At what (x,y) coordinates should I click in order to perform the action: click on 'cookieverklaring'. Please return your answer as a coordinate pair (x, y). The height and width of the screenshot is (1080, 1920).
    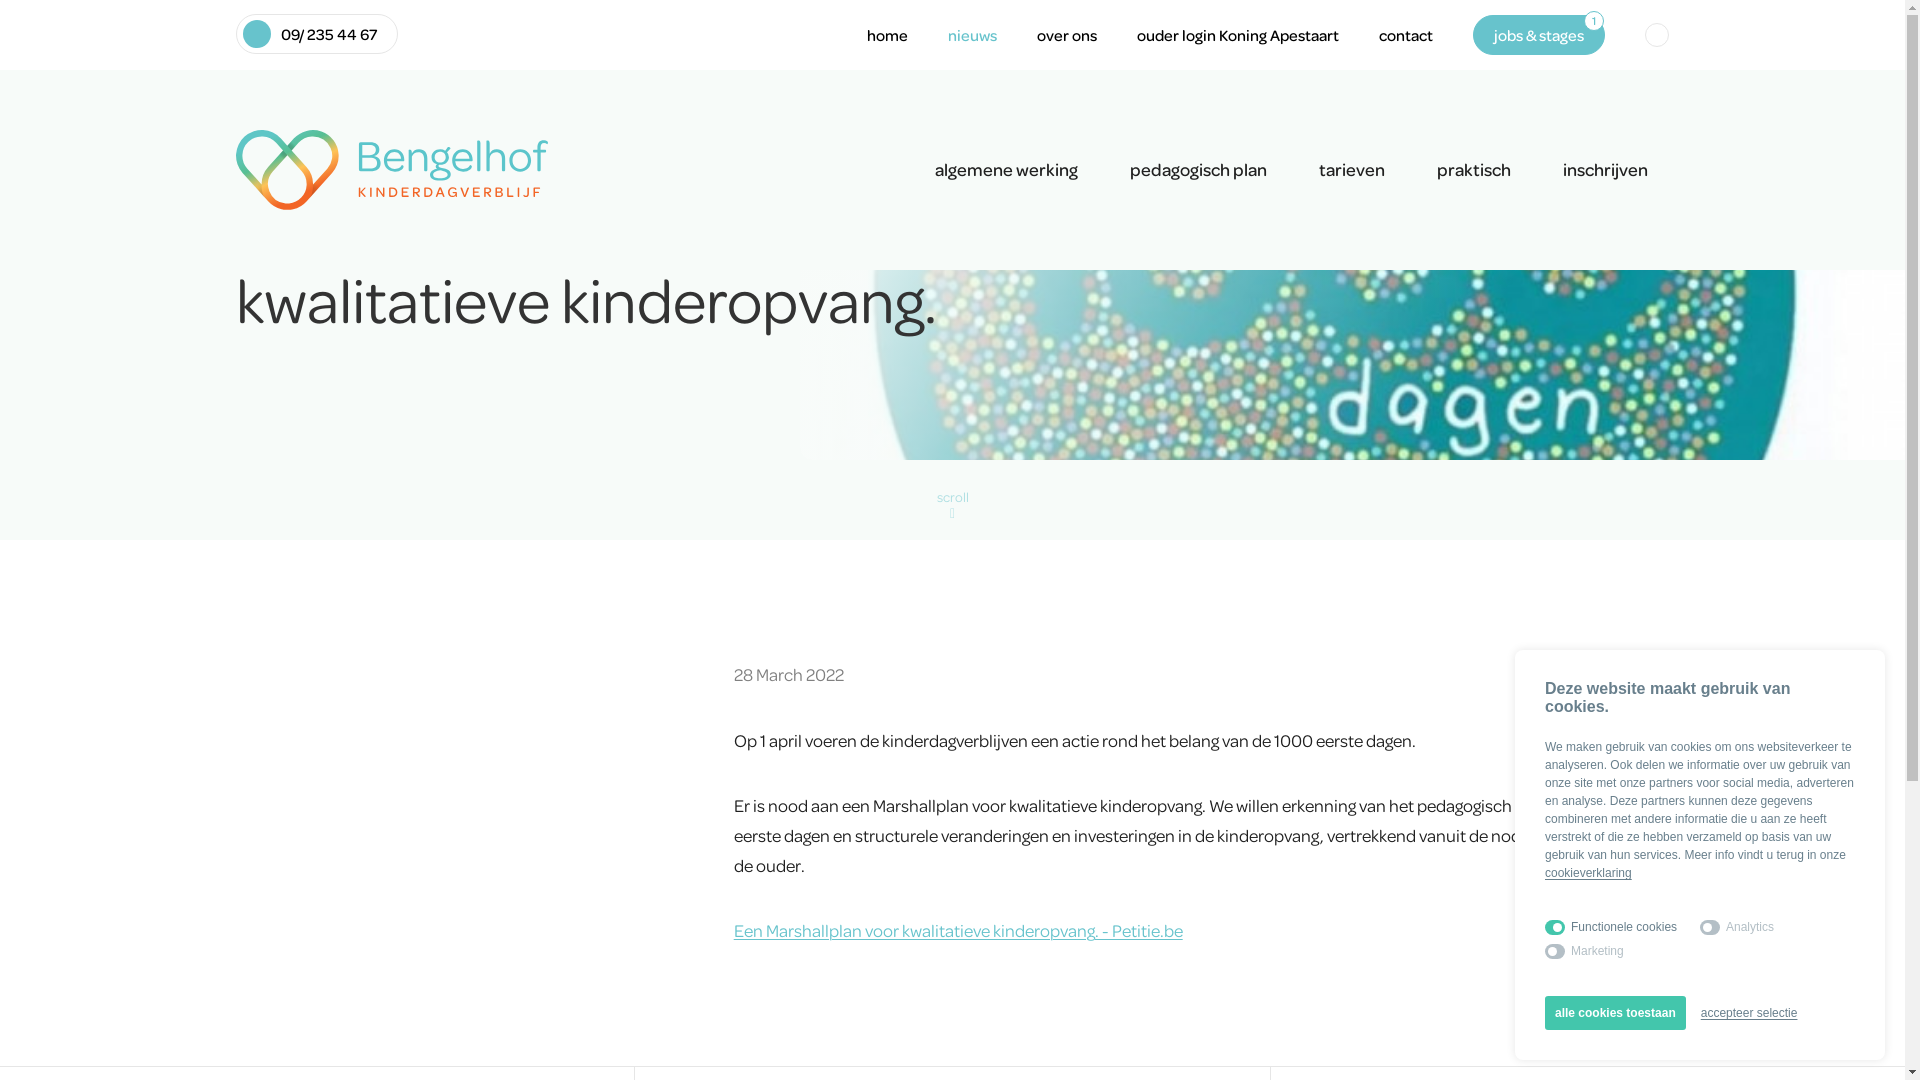
    Looking at the image, I should click on (1587, 871).